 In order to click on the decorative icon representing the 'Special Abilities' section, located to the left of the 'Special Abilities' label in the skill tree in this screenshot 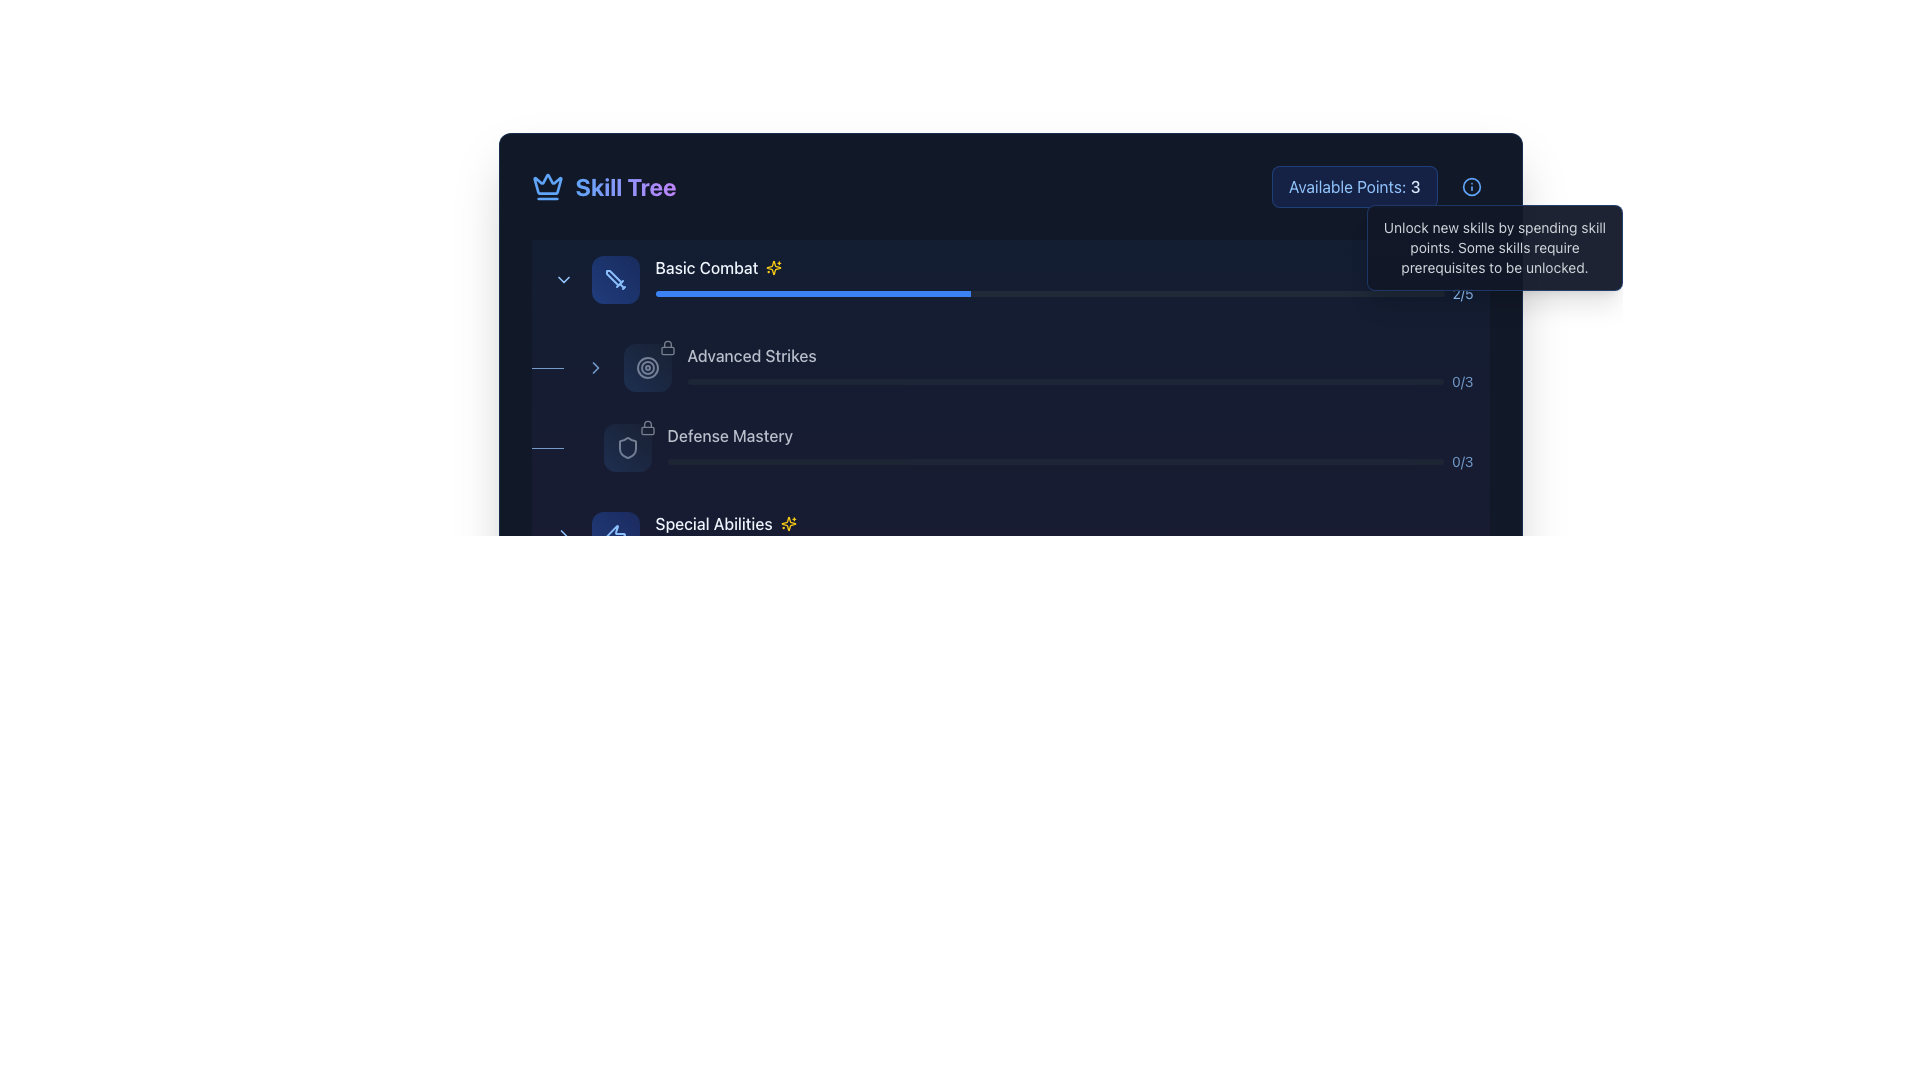, I will do `click(614, 535)`.